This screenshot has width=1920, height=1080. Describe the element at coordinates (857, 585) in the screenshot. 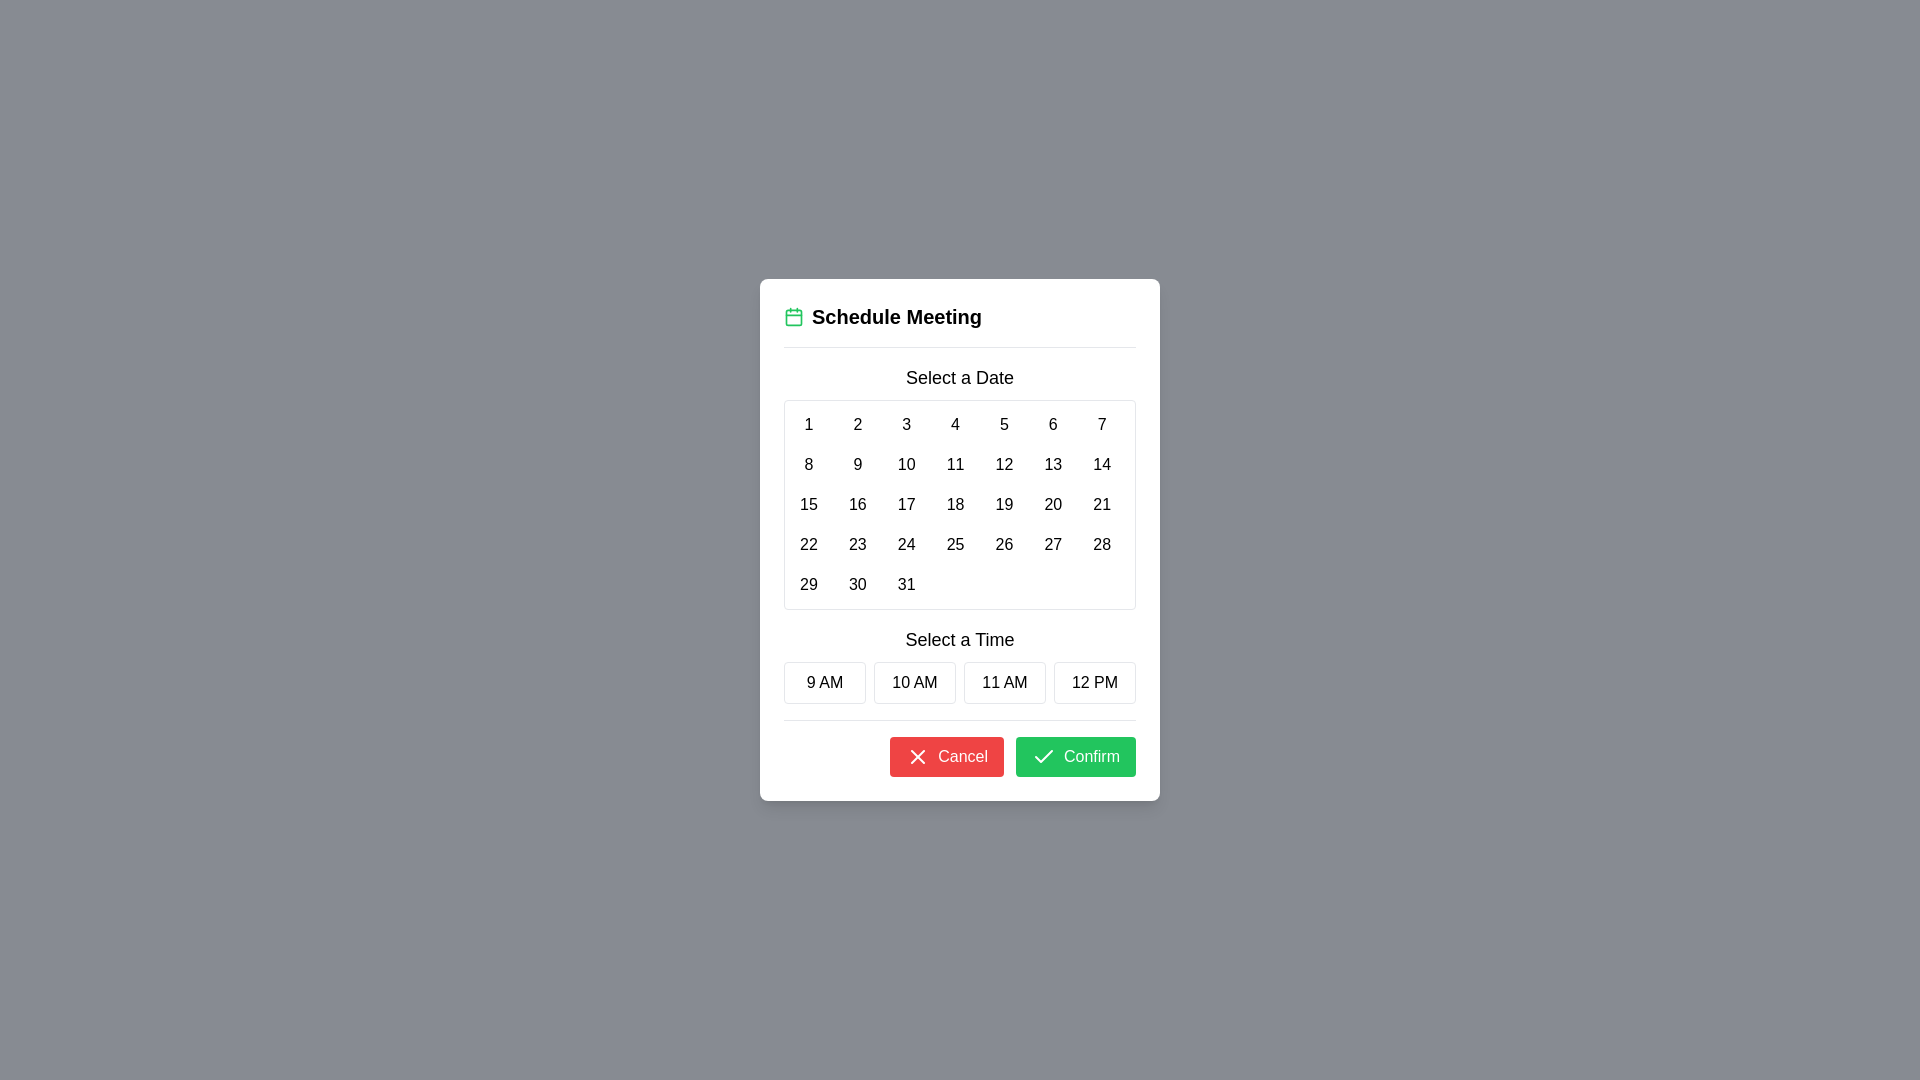

I see `the button` at that location.